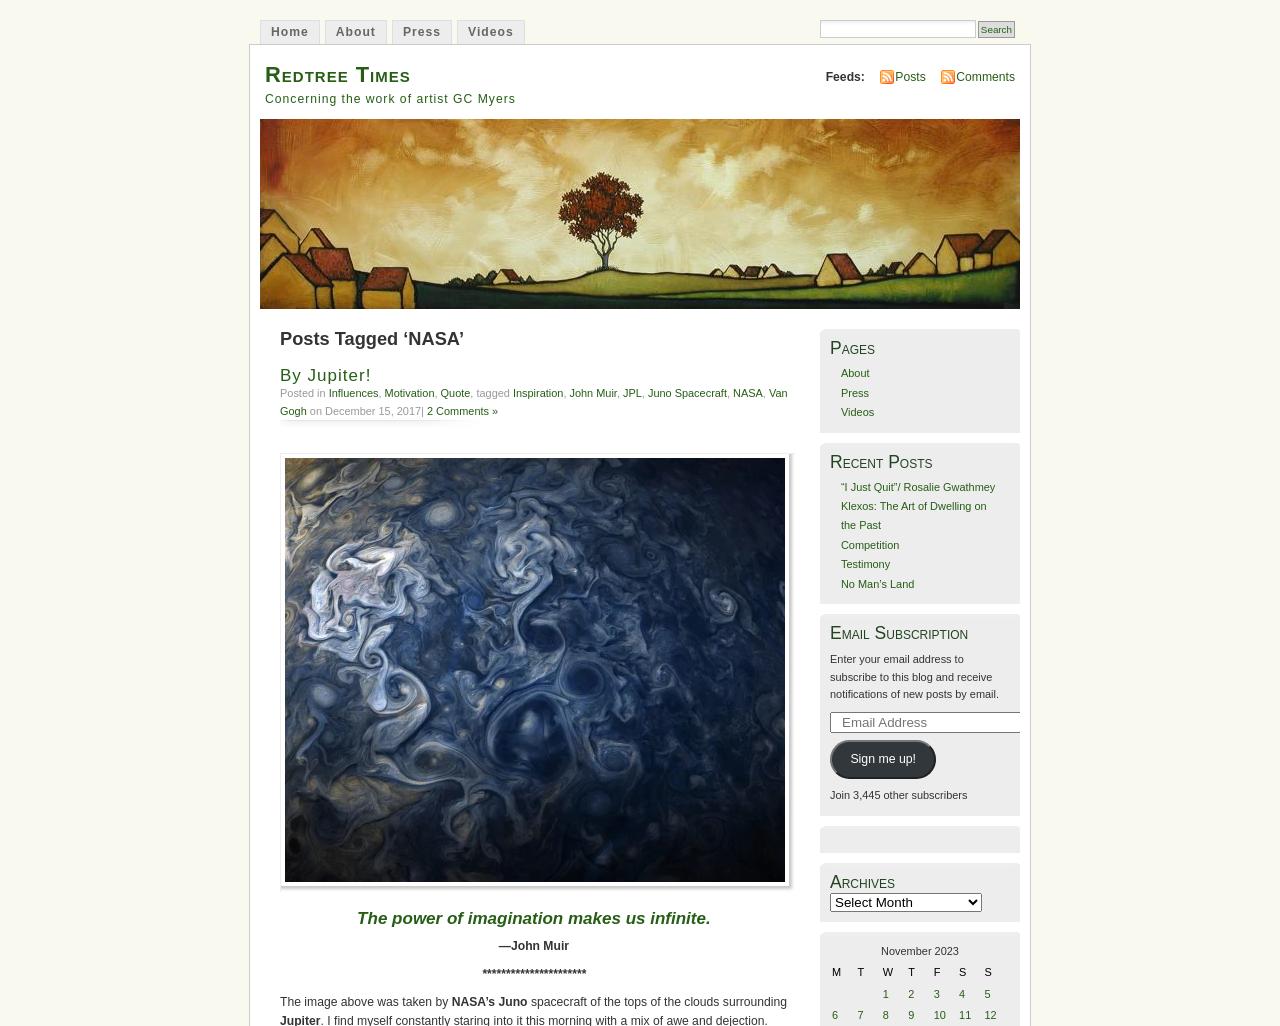 Image resolution: width=1280 pixels, height=1026 pixels. What do you see at coordinates (829, 880) in the screenshot?
I see `'Archives'` at bounding box center [829, 880].